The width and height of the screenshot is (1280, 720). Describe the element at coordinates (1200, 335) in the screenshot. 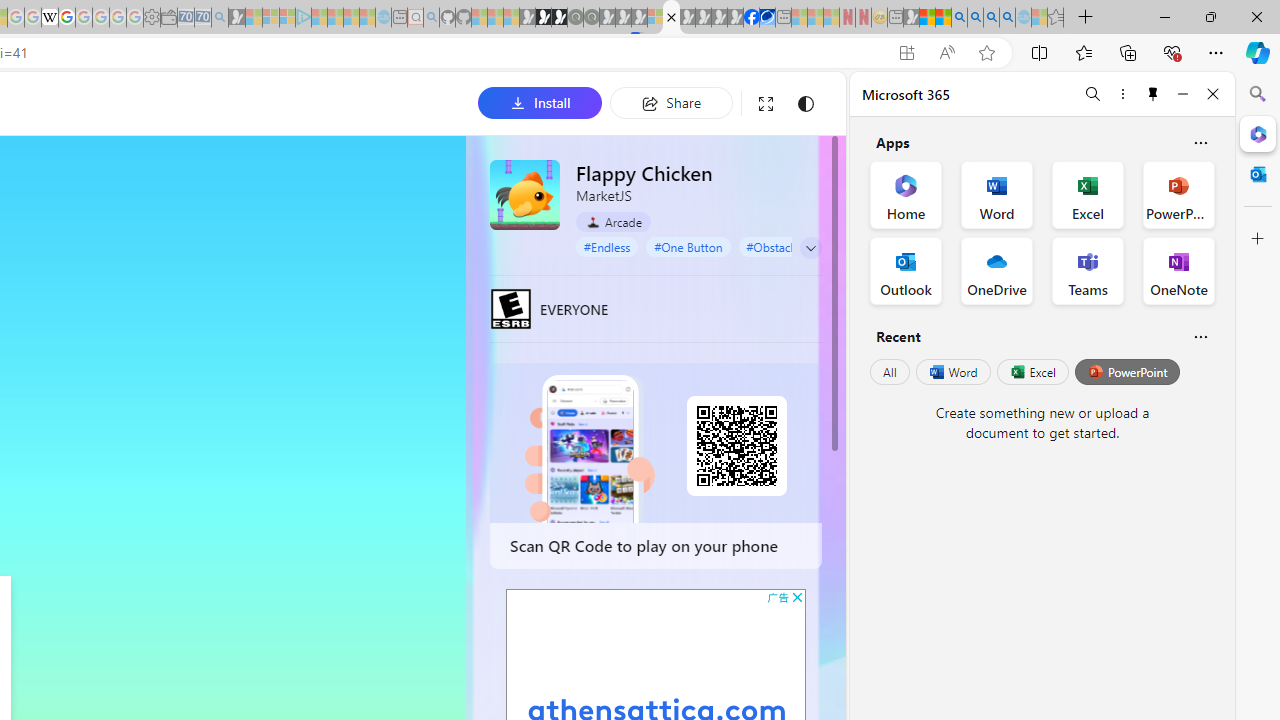

I see `'Is this helpful?'` at that location.